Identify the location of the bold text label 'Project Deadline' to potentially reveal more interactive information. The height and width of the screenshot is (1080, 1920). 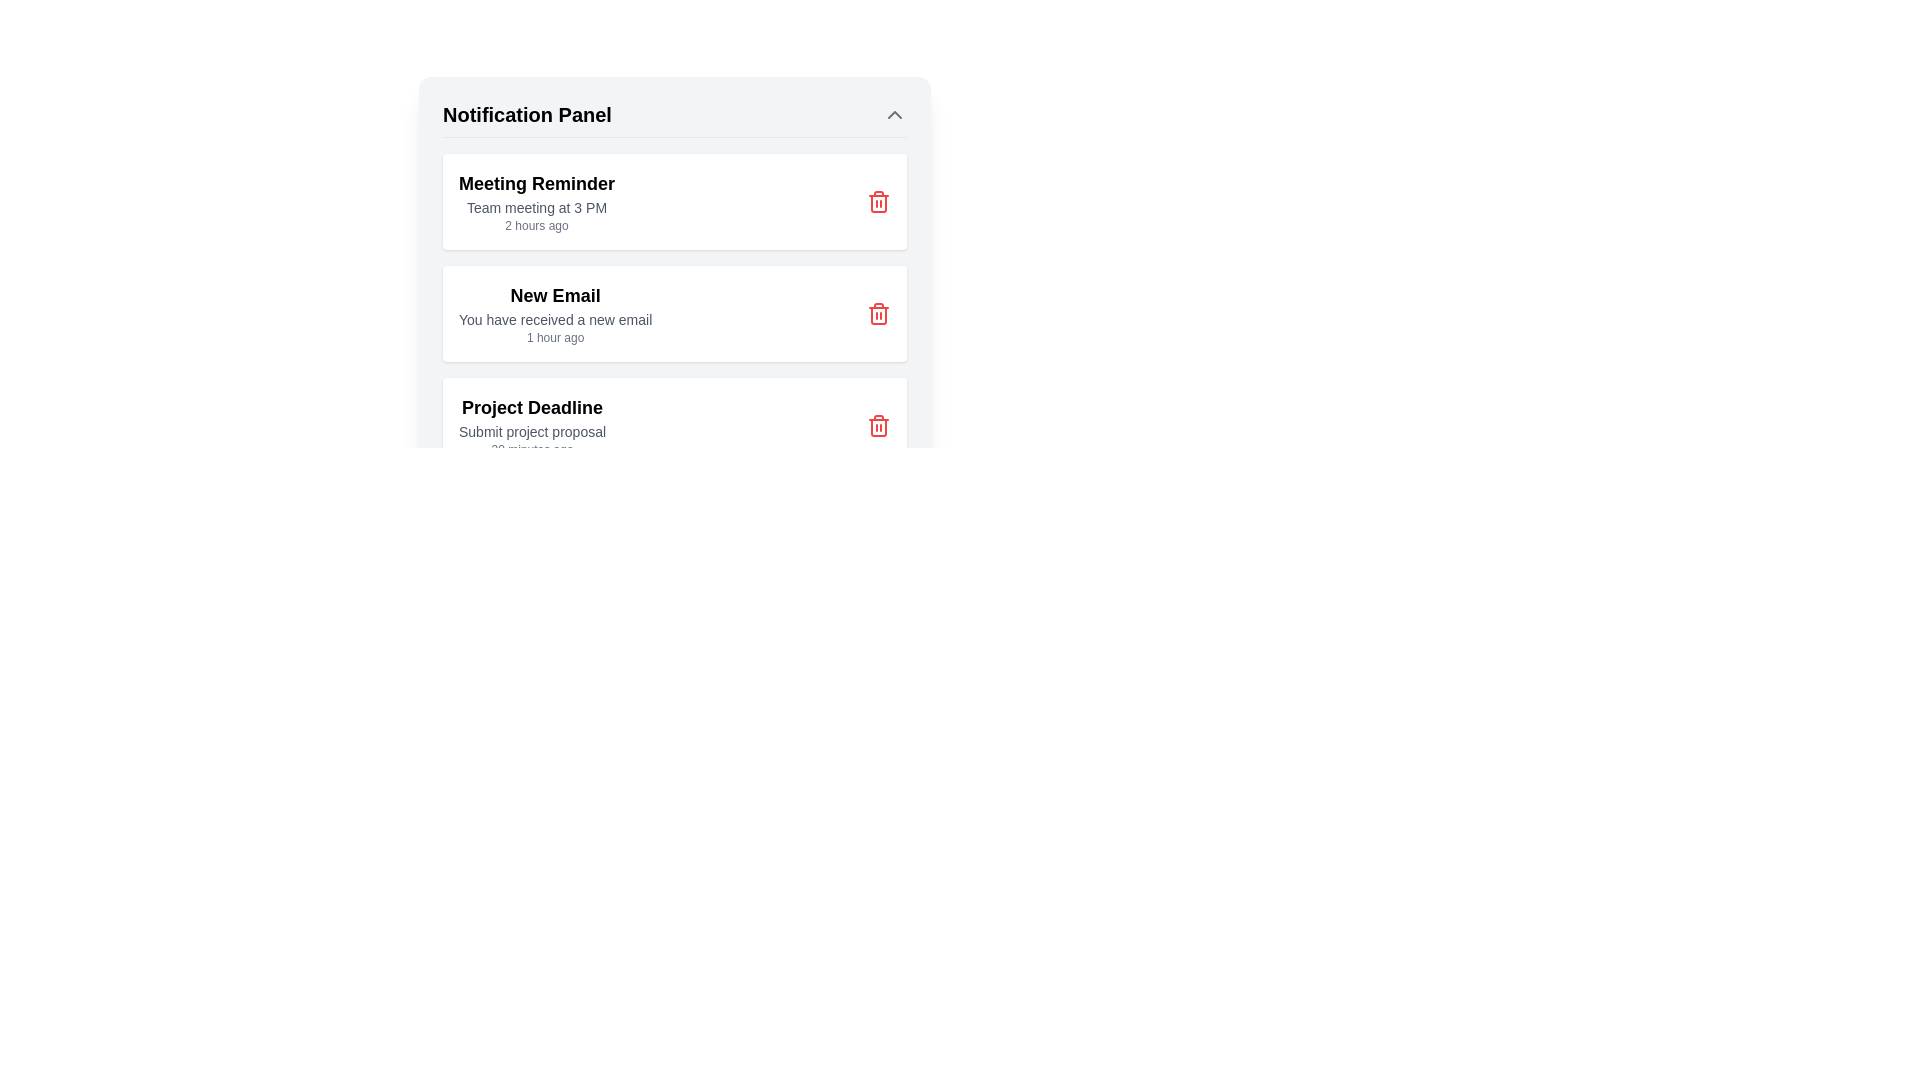
(532, 407).